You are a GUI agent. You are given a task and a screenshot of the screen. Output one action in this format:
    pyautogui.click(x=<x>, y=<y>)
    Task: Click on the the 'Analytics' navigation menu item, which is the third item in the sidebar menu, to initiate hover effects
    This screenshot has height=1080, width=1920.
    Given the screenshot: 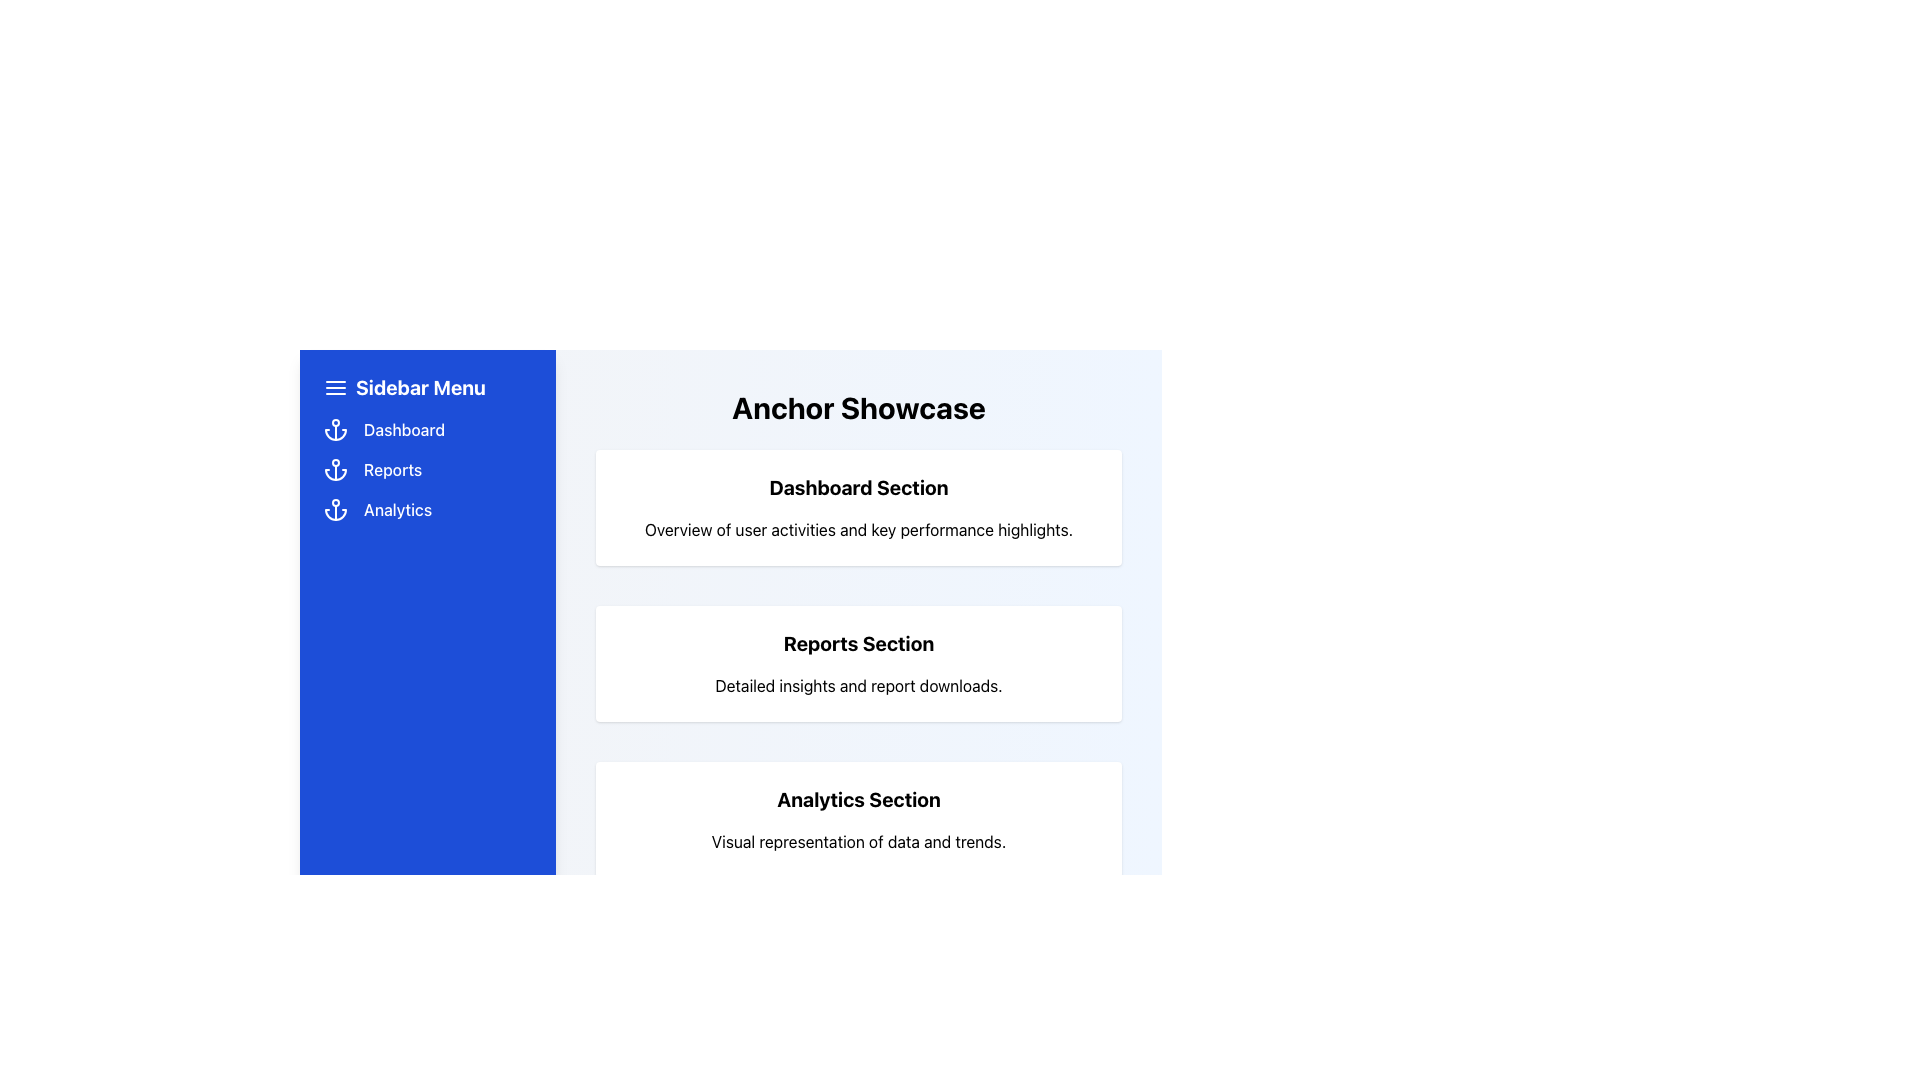 What is the action you would take?
    pyautogui.click(x=426, y=508)
    